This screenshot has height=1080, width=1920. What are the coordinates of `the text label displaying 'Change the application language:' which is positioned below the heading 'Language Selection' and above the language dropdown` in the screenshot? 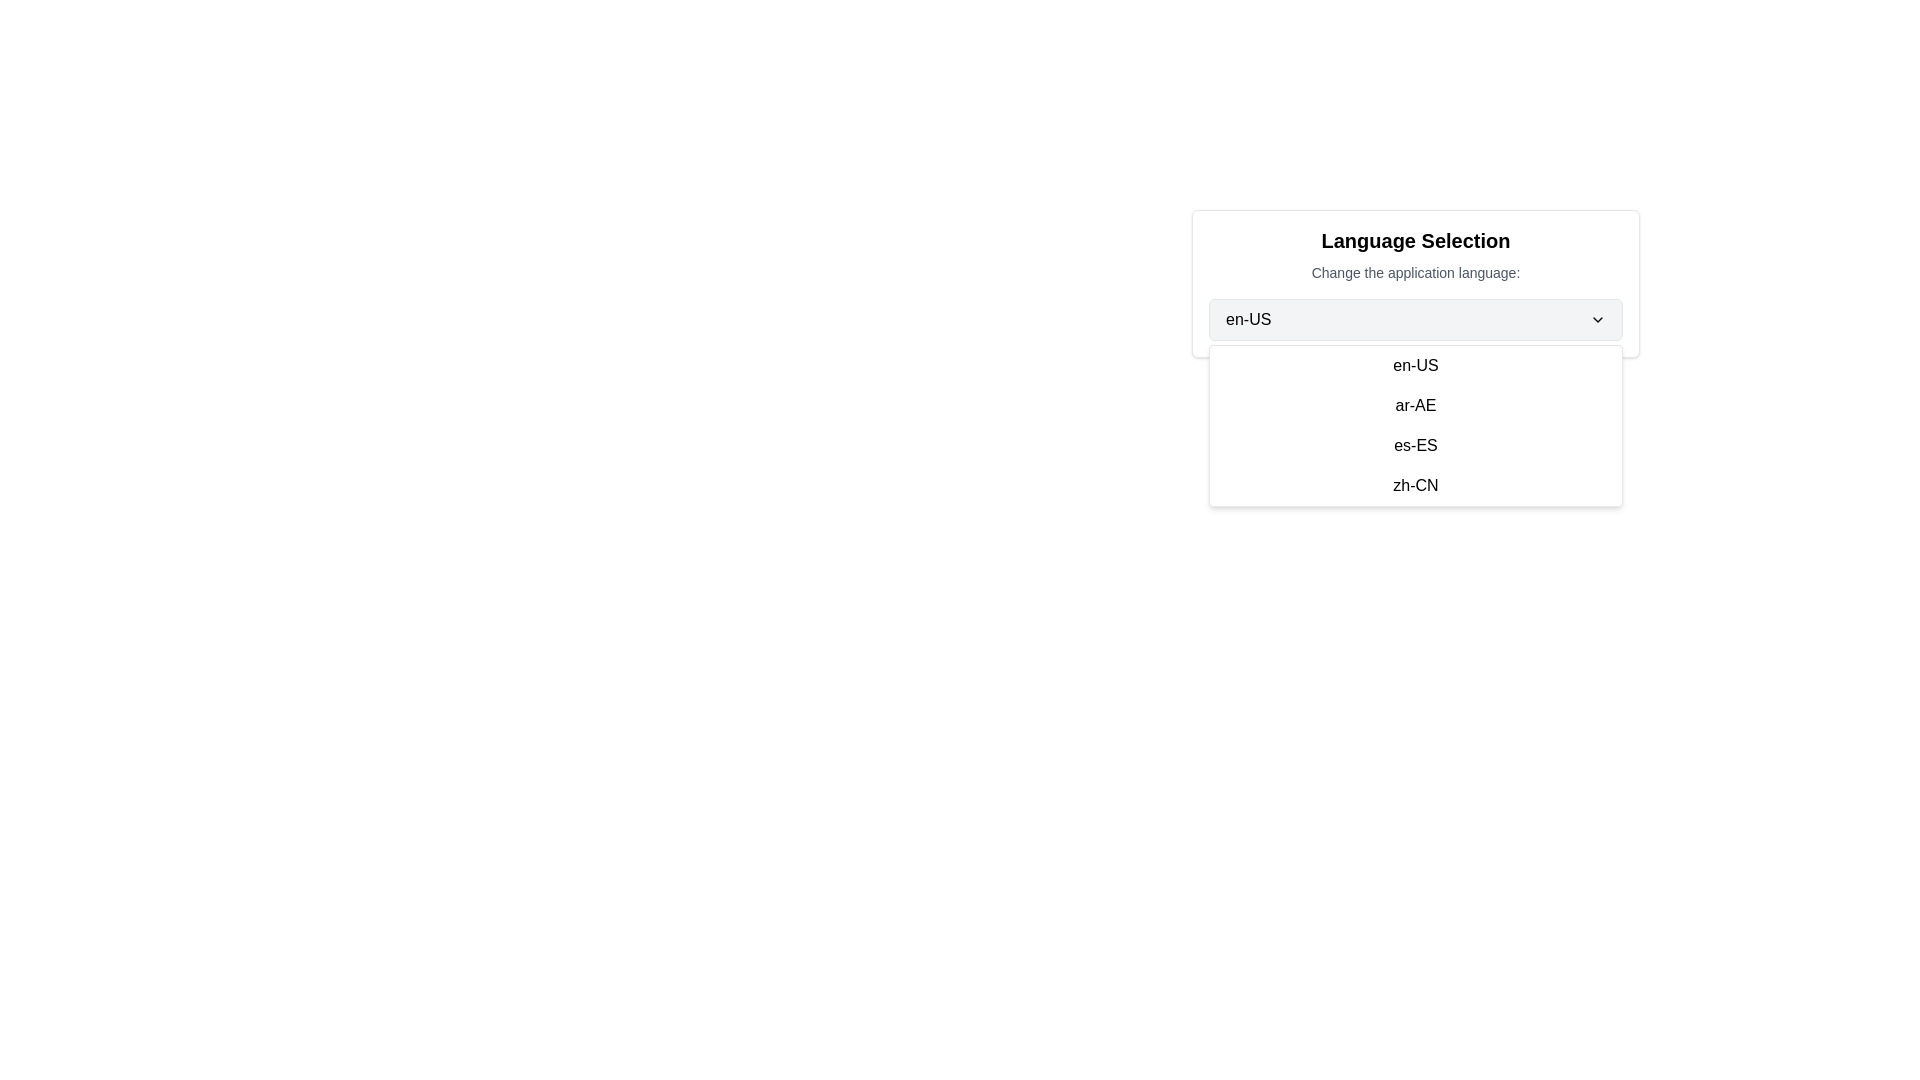 It's located at (1415, 273).